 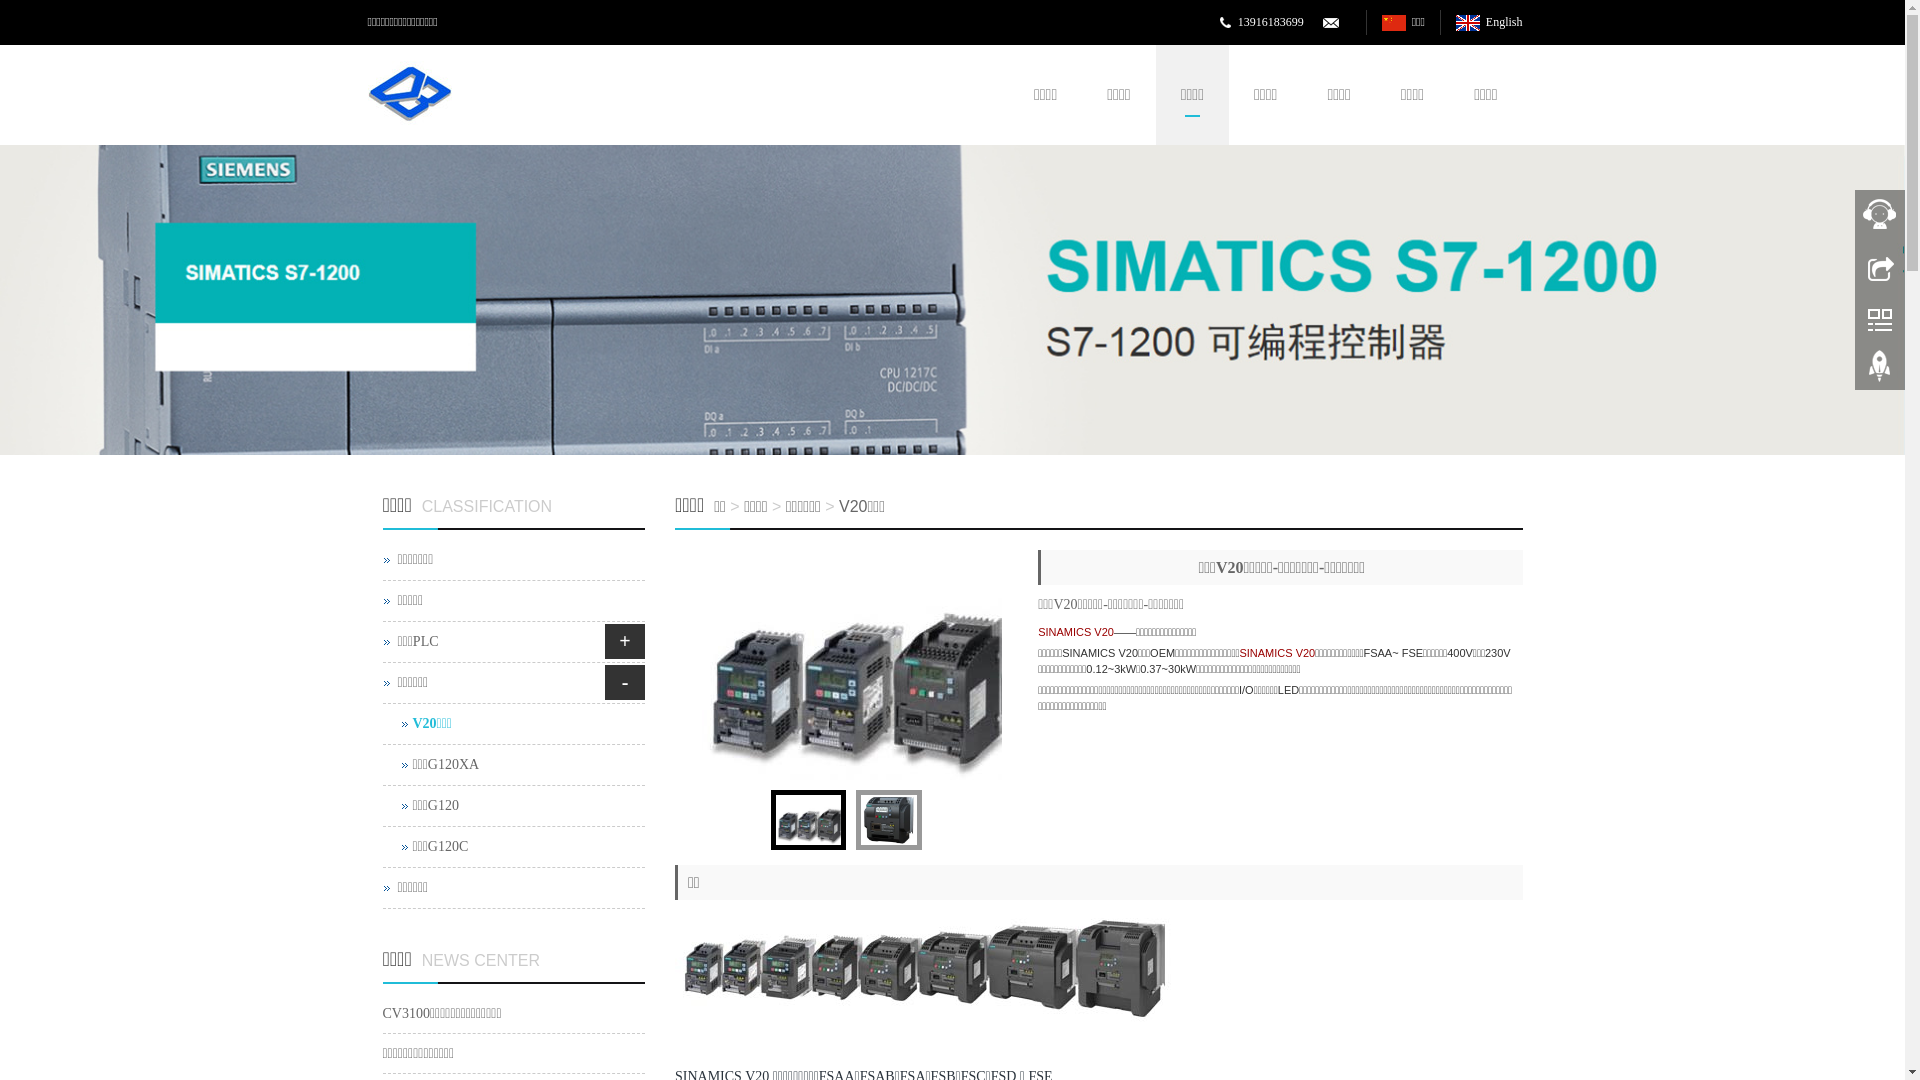 What do you see at coordinates (1037, 632) in the screenshot?
I see `'SINAMICS V20'` at bounding box center [1037, 632].